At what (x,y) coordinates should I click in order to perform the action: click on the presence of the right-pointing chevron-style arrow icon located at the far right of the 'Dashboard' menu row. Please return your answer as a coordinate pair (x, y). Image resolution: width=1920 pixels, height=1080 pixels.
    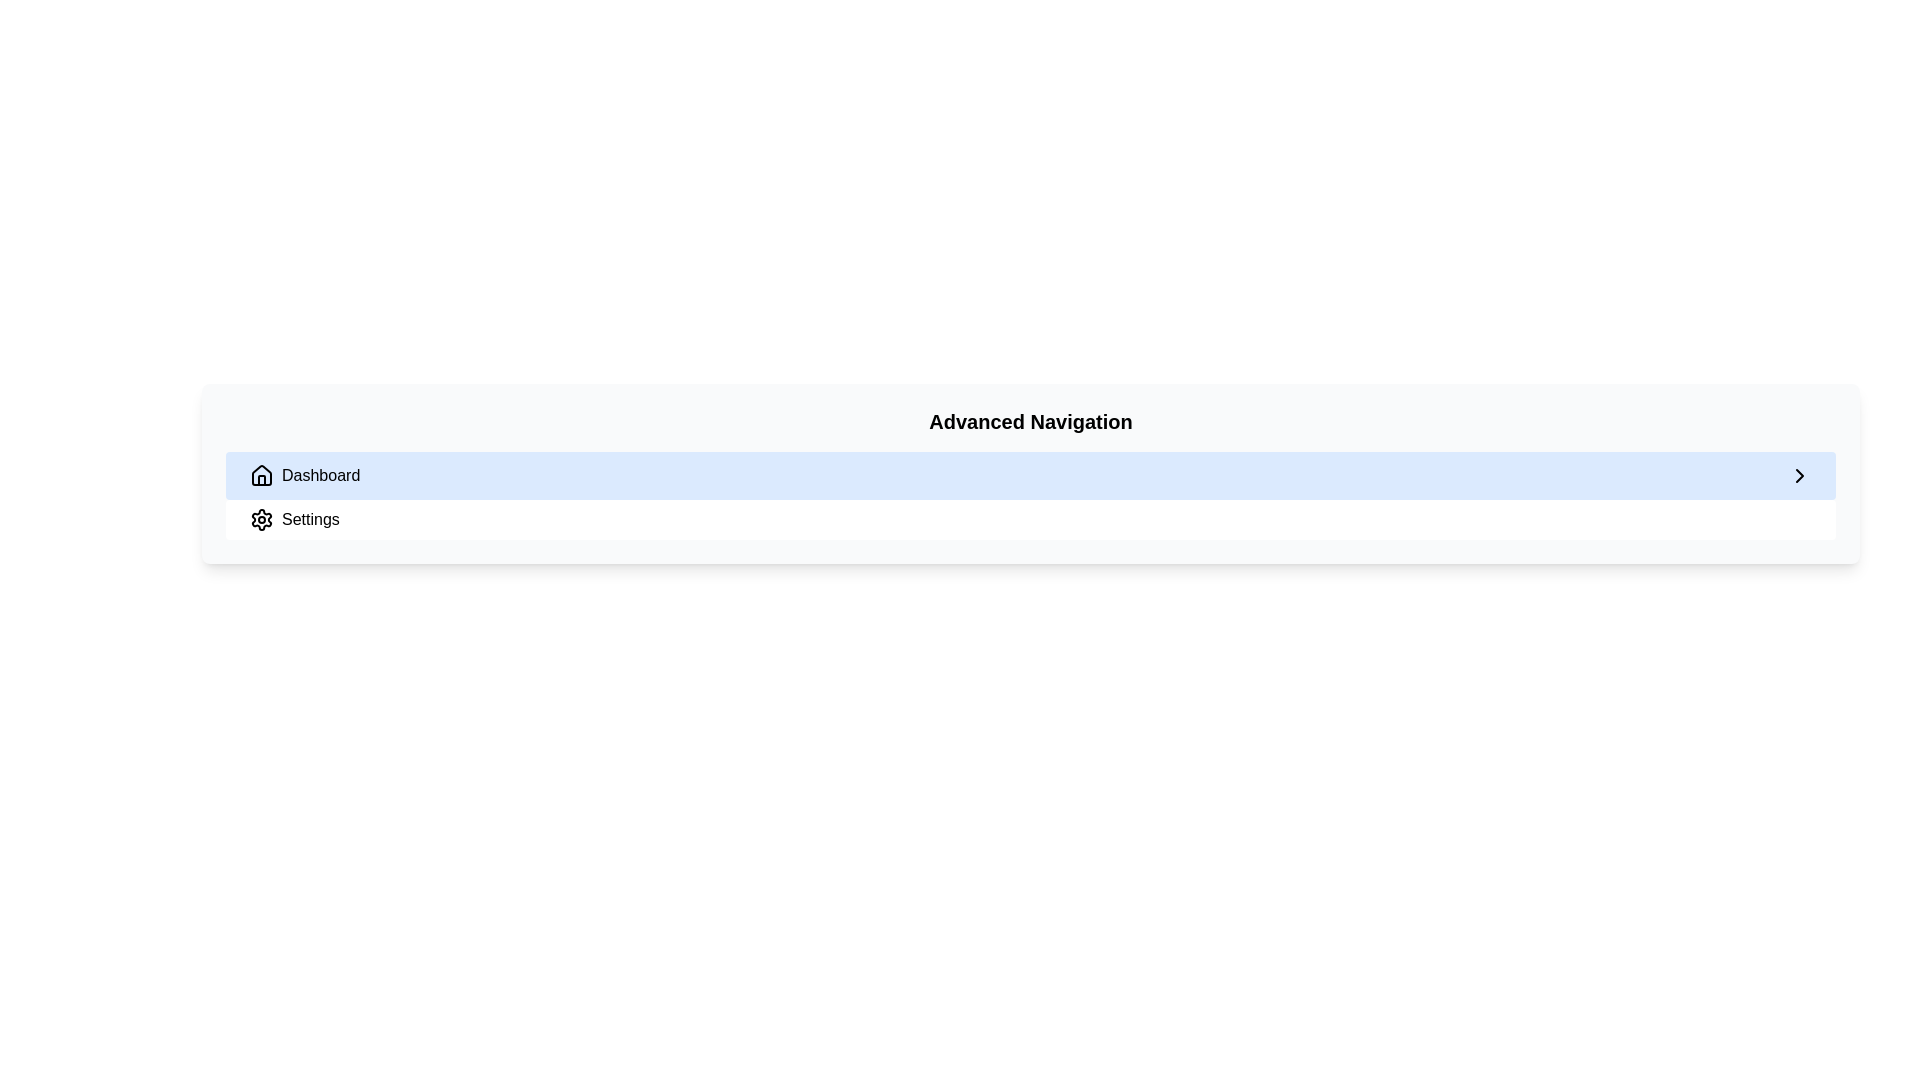
    Looking at the image, I should click on (1800, 475).